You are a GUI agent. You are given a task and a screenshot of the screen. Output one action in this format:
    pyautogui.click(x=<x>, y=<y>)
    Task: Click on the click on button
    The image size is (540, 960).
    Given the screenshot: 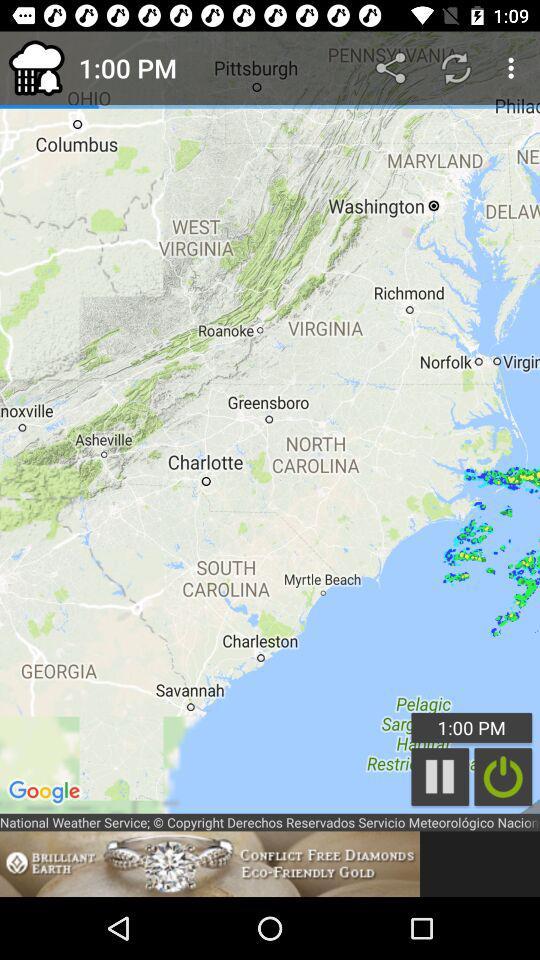 What is the action you would take?
    pyautogui.click(x=502, y=776)
    